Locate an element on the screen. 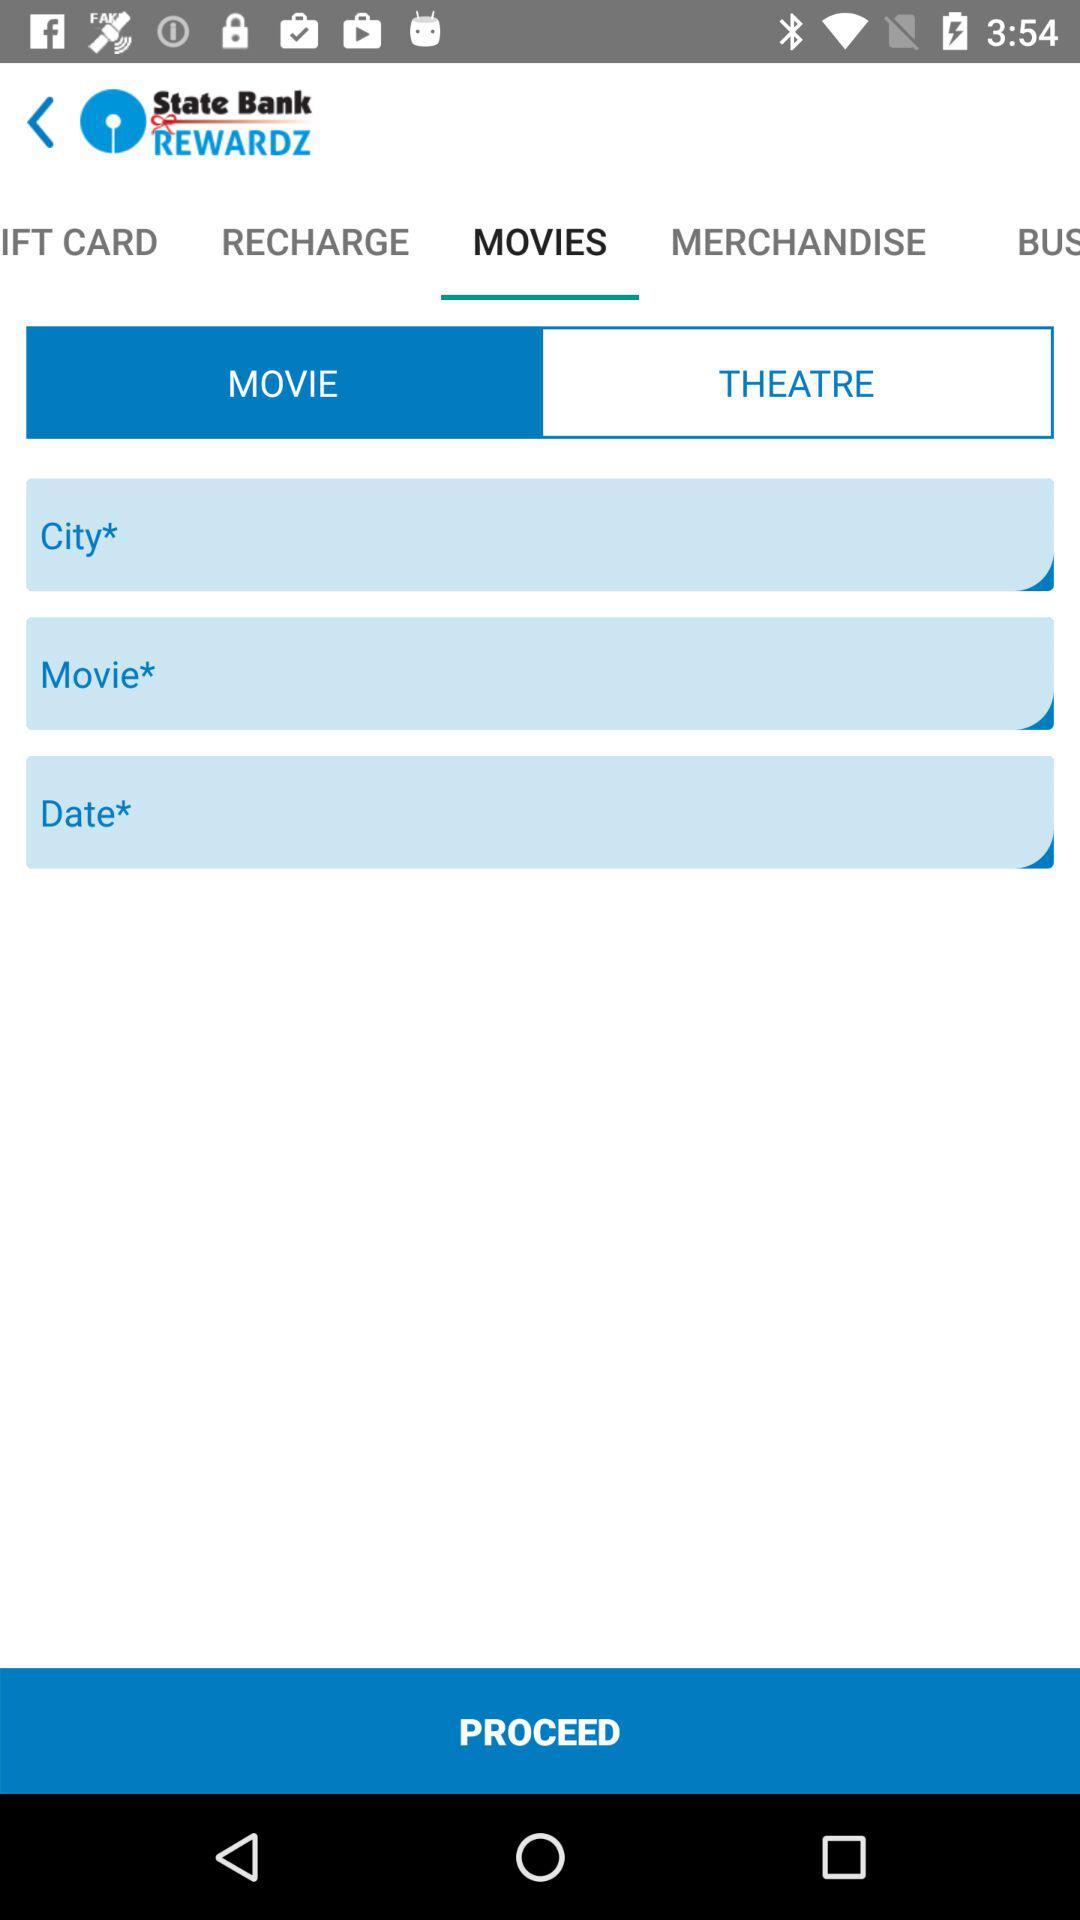 This screenshot has height=1920, width=1080. item next to movie is located at coordinates (795, 382).